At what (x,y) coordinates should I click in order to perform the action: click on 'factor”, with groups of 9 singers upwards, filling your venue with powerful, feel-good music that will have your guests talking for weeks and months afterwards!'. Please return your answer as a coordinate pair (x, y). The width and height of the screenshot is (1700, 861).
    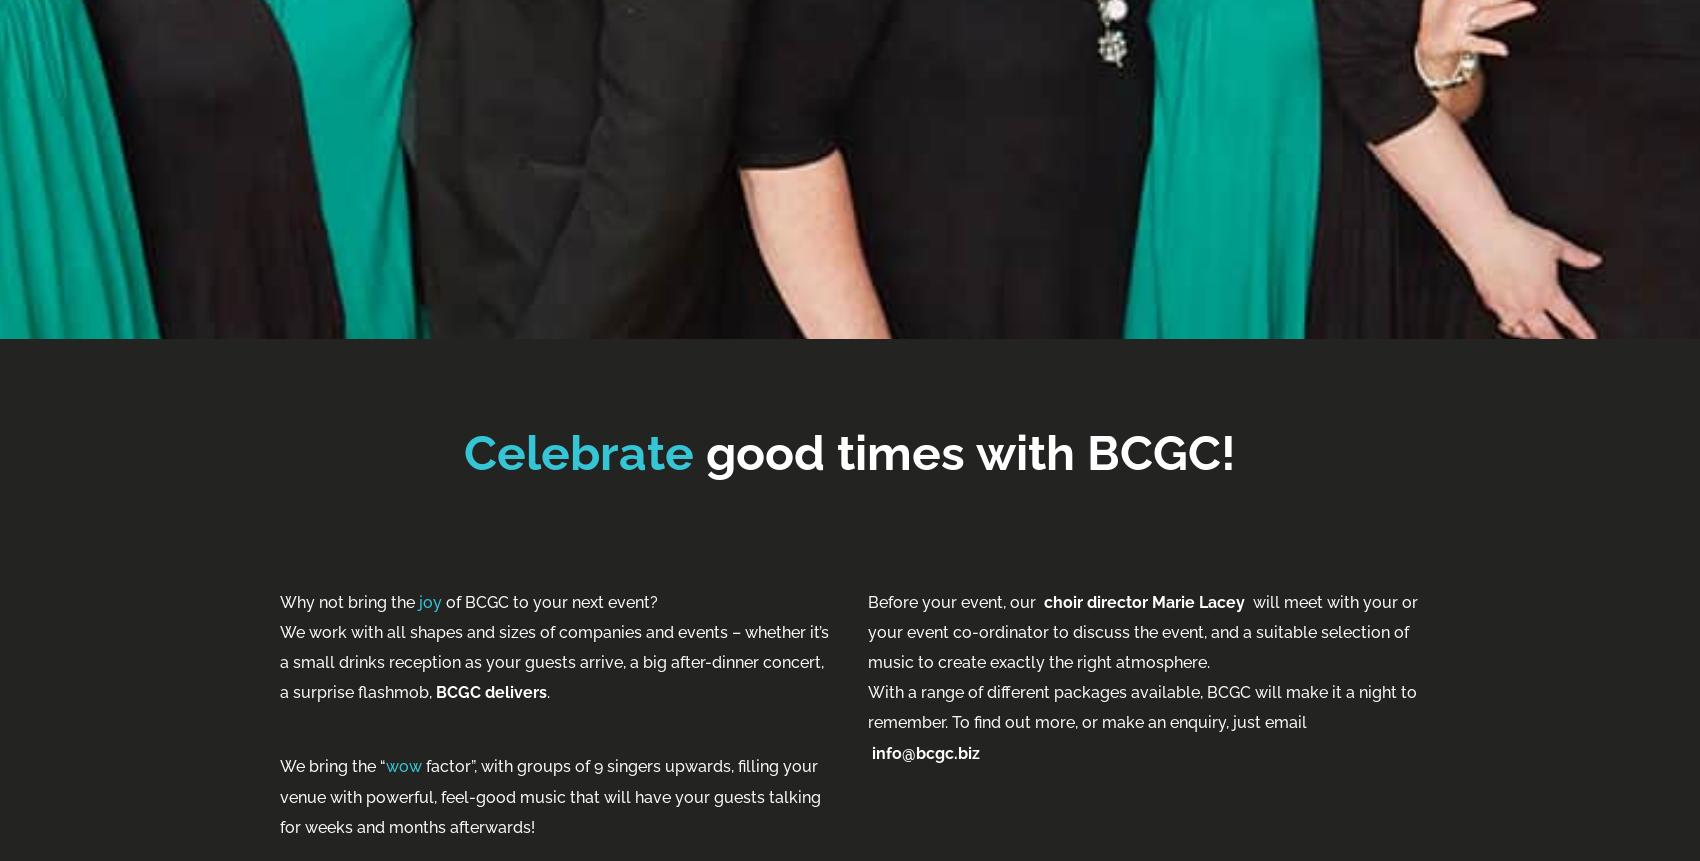
    Looking at the image, I should click on (549, 796).